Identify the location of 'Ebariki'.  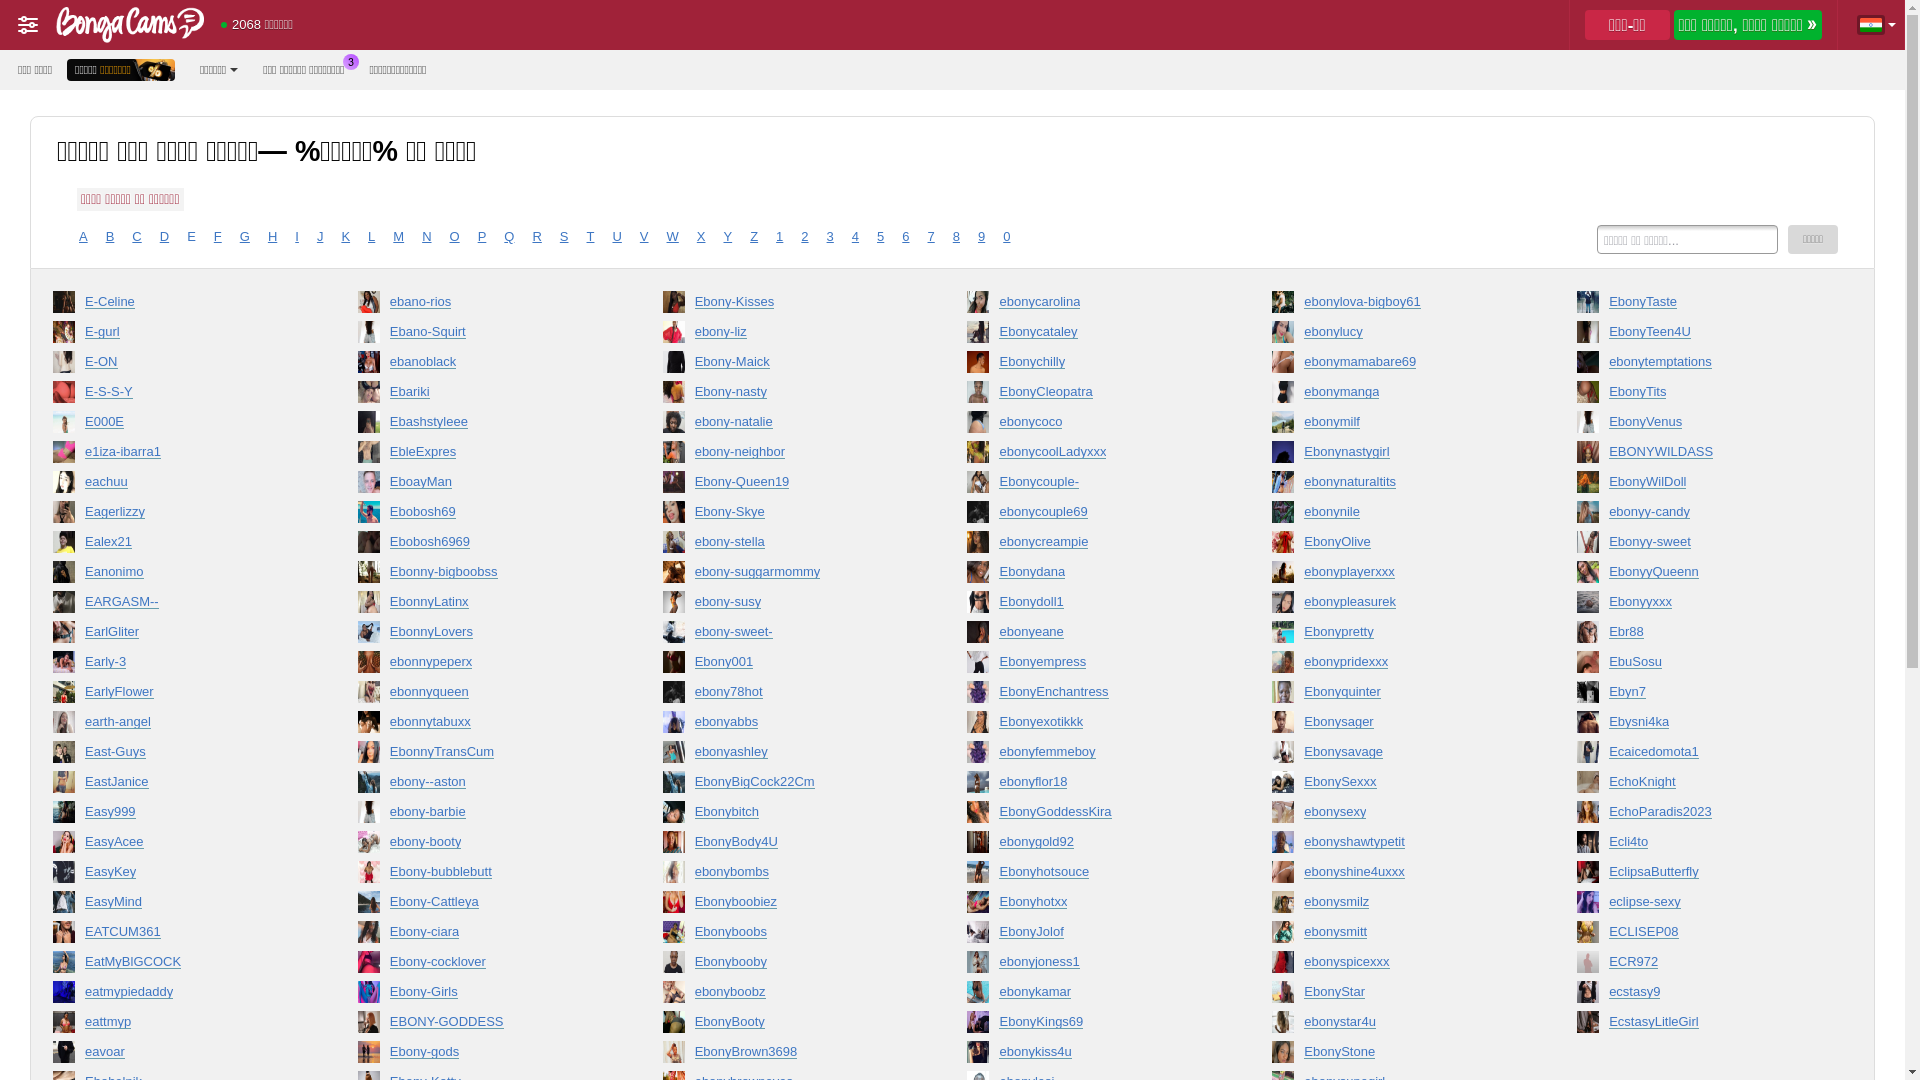
(358, 396).